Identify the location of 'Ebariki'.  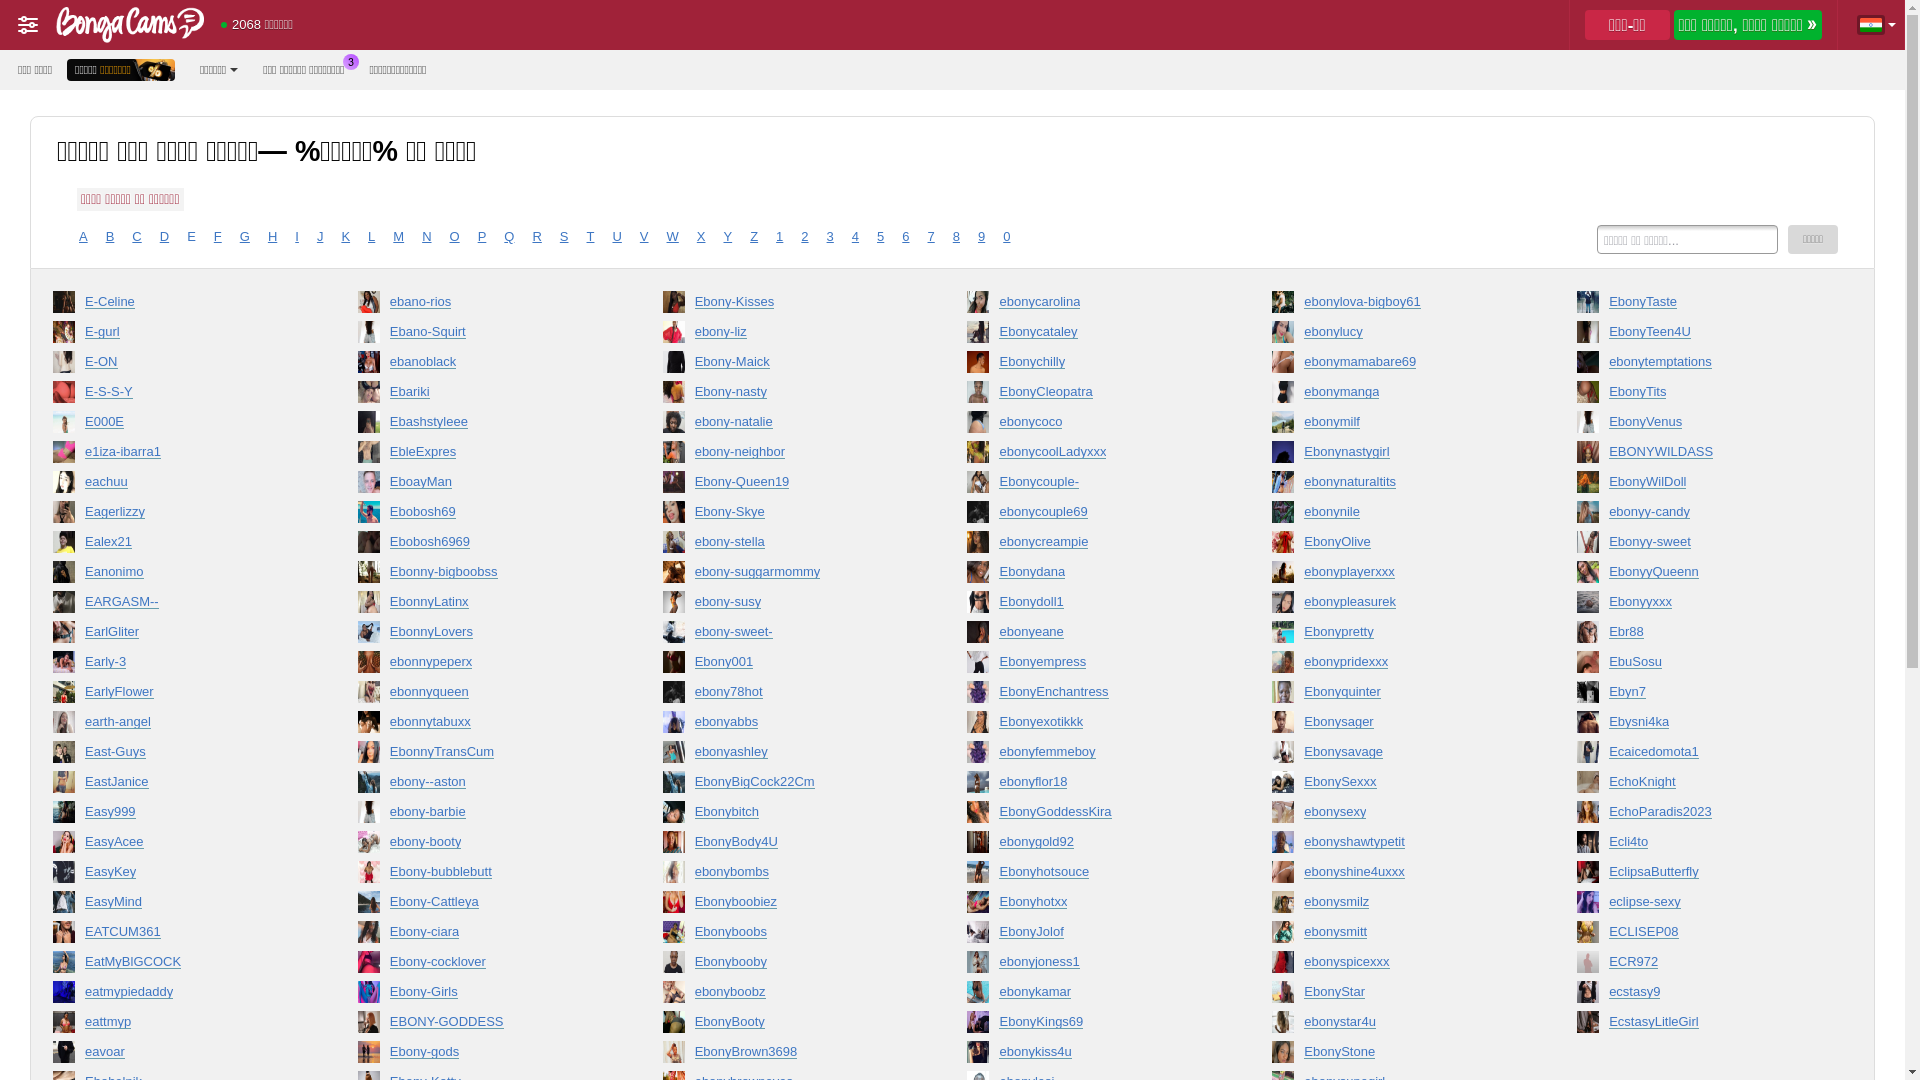
(358, 396).